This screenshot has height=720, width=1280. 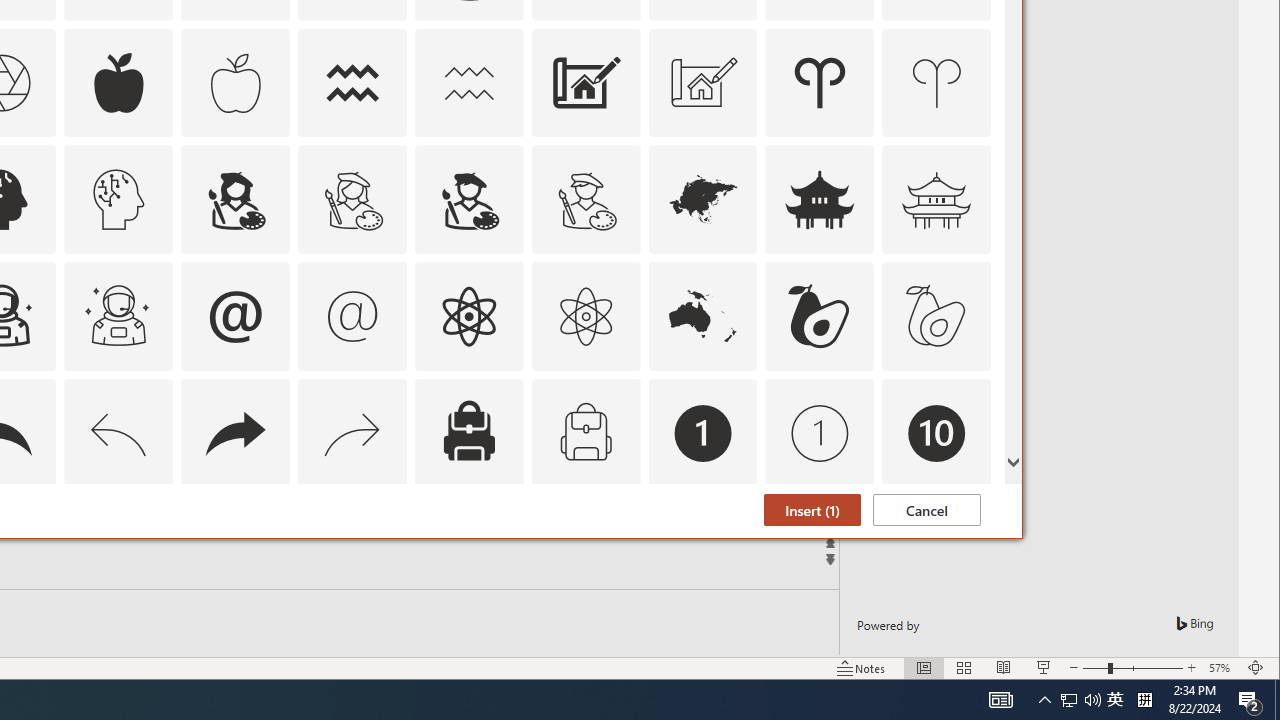 What do you see at coordinates (702, 200) in the screenshot?
I see `'AutomationID: Icons_Asia'` at bounding box center [702, 200].